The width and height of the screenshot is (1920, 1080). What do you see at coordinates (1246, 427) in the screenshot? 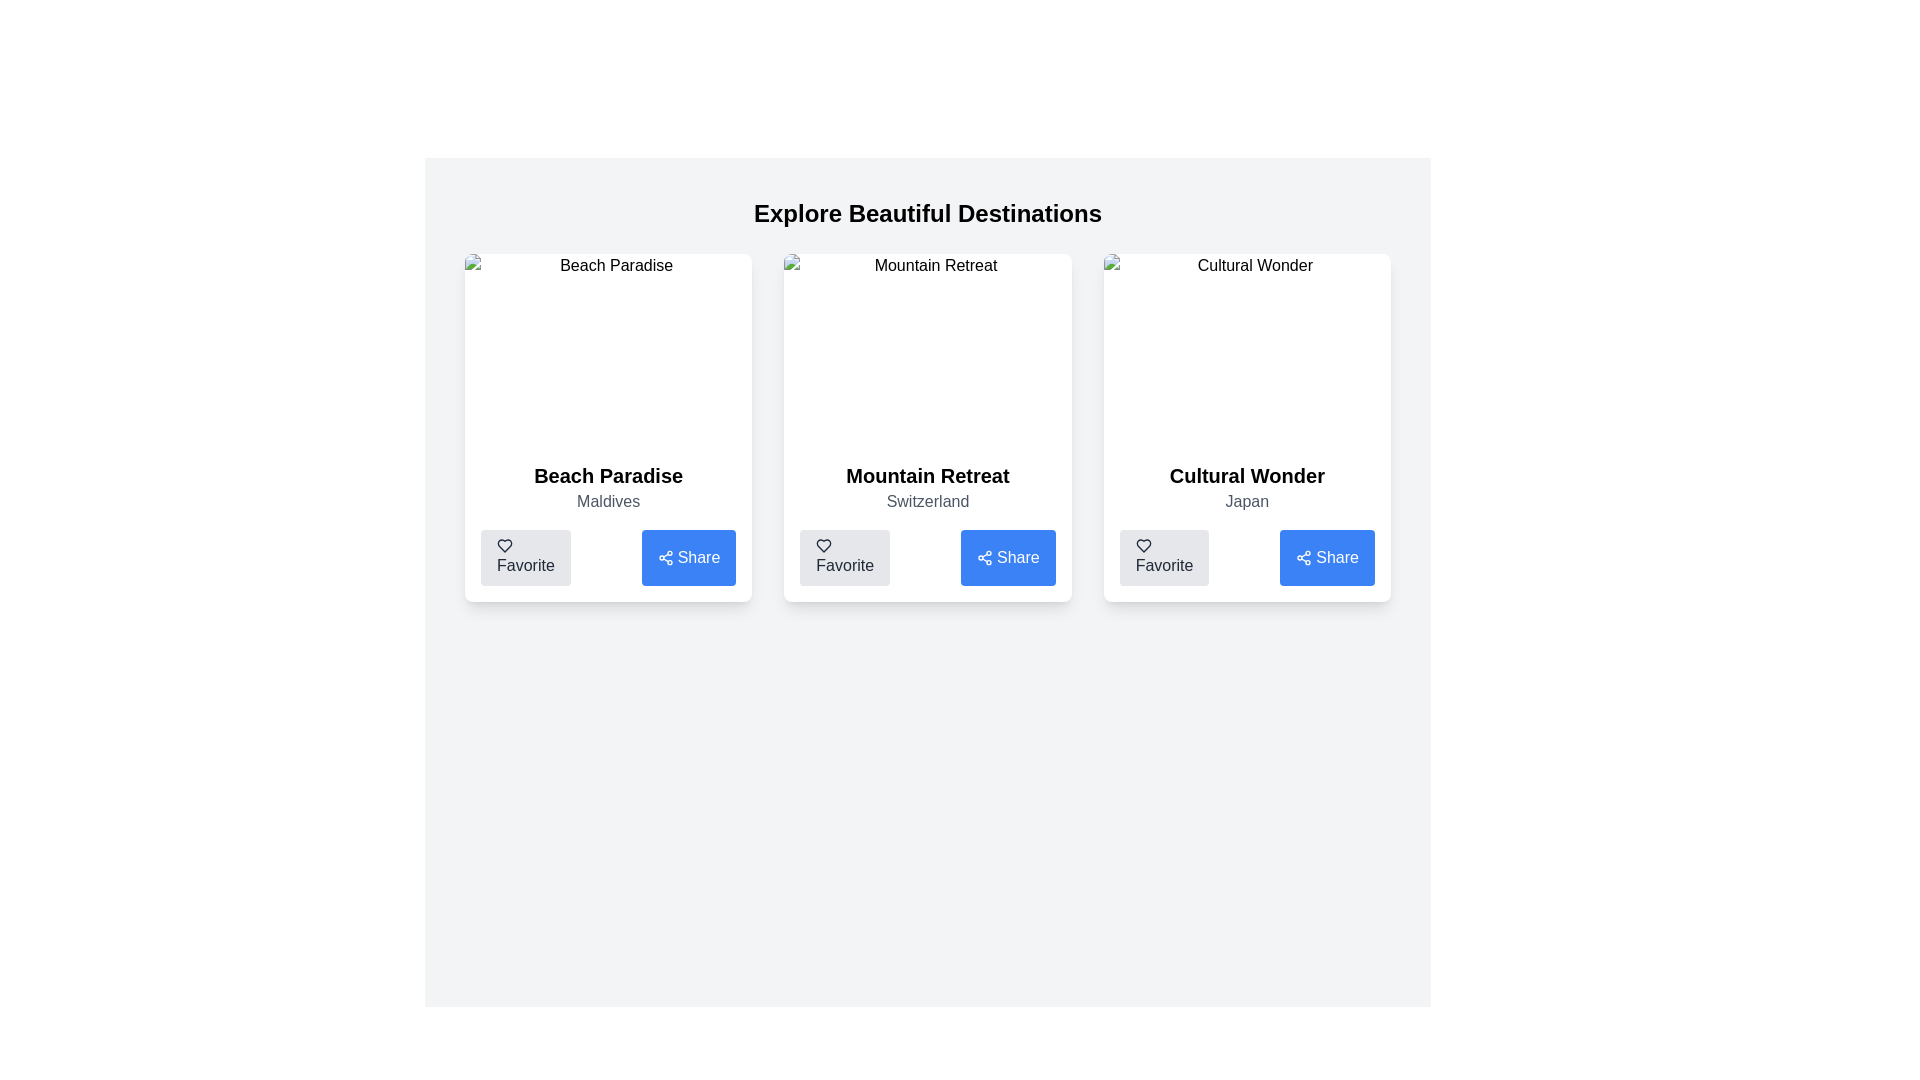
I see `the card labeled 'Cultural Wonder'` at bounding box center [1246, 427].